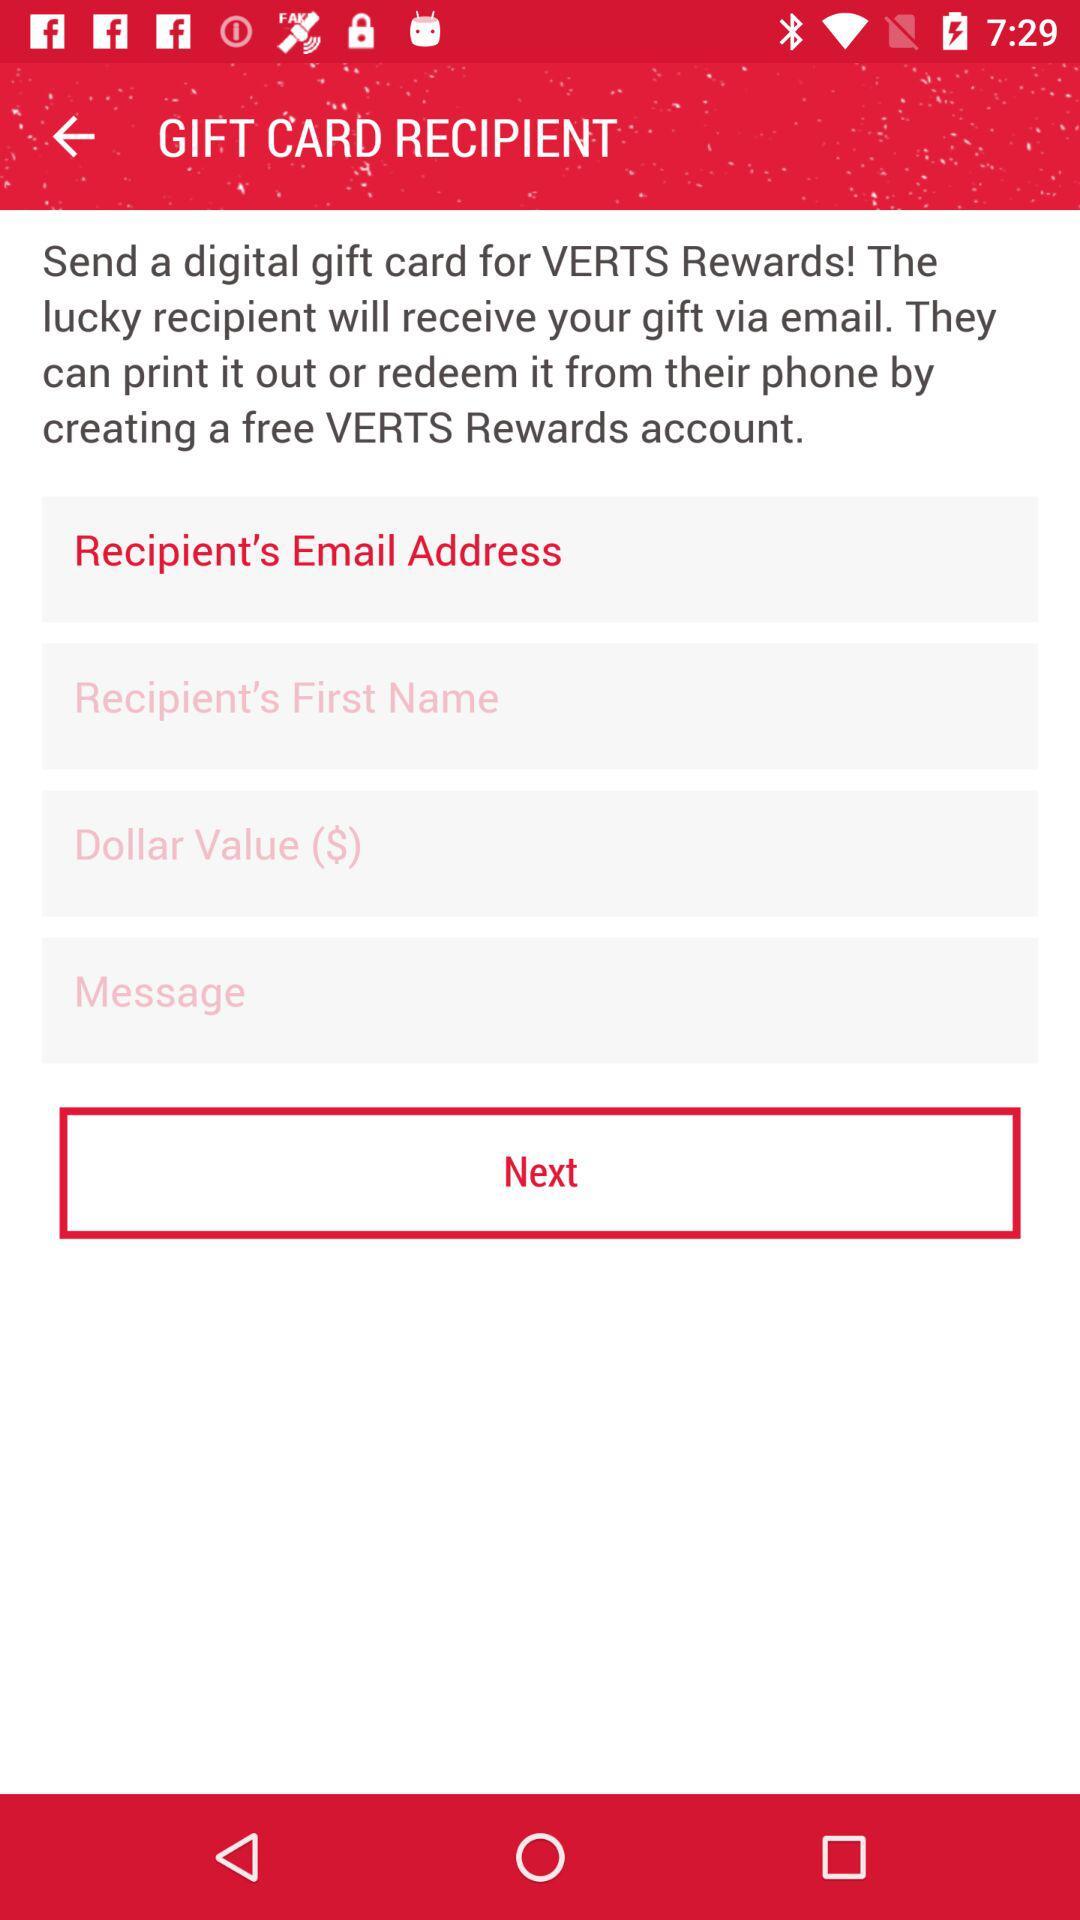 Image resolution: width=1080 pixels, height=1920 pixels. Describe the element at coordinates (72, 135) in the screenshot. I see `the icon above the send a digital item` at that location.